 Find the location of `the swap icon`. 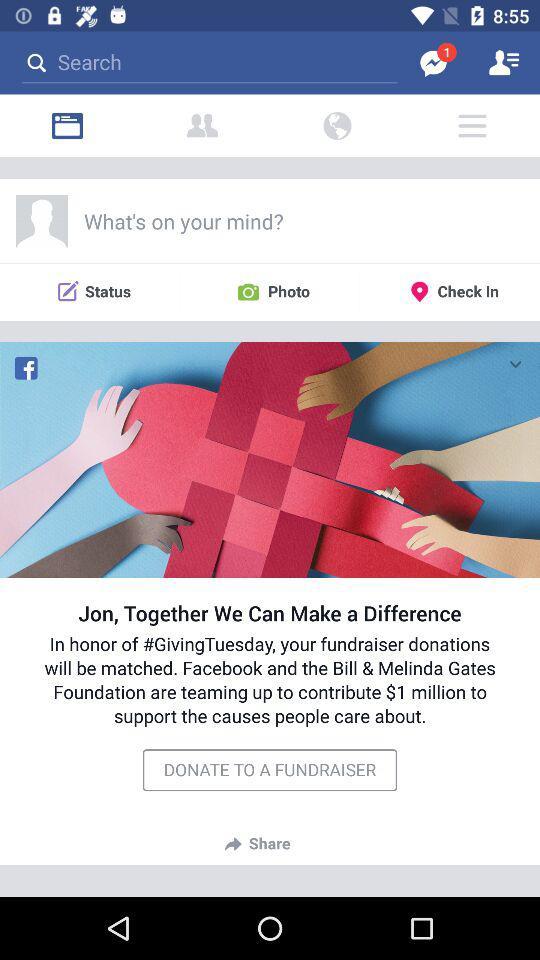

the swap icon is located at coordinates (337, 125).